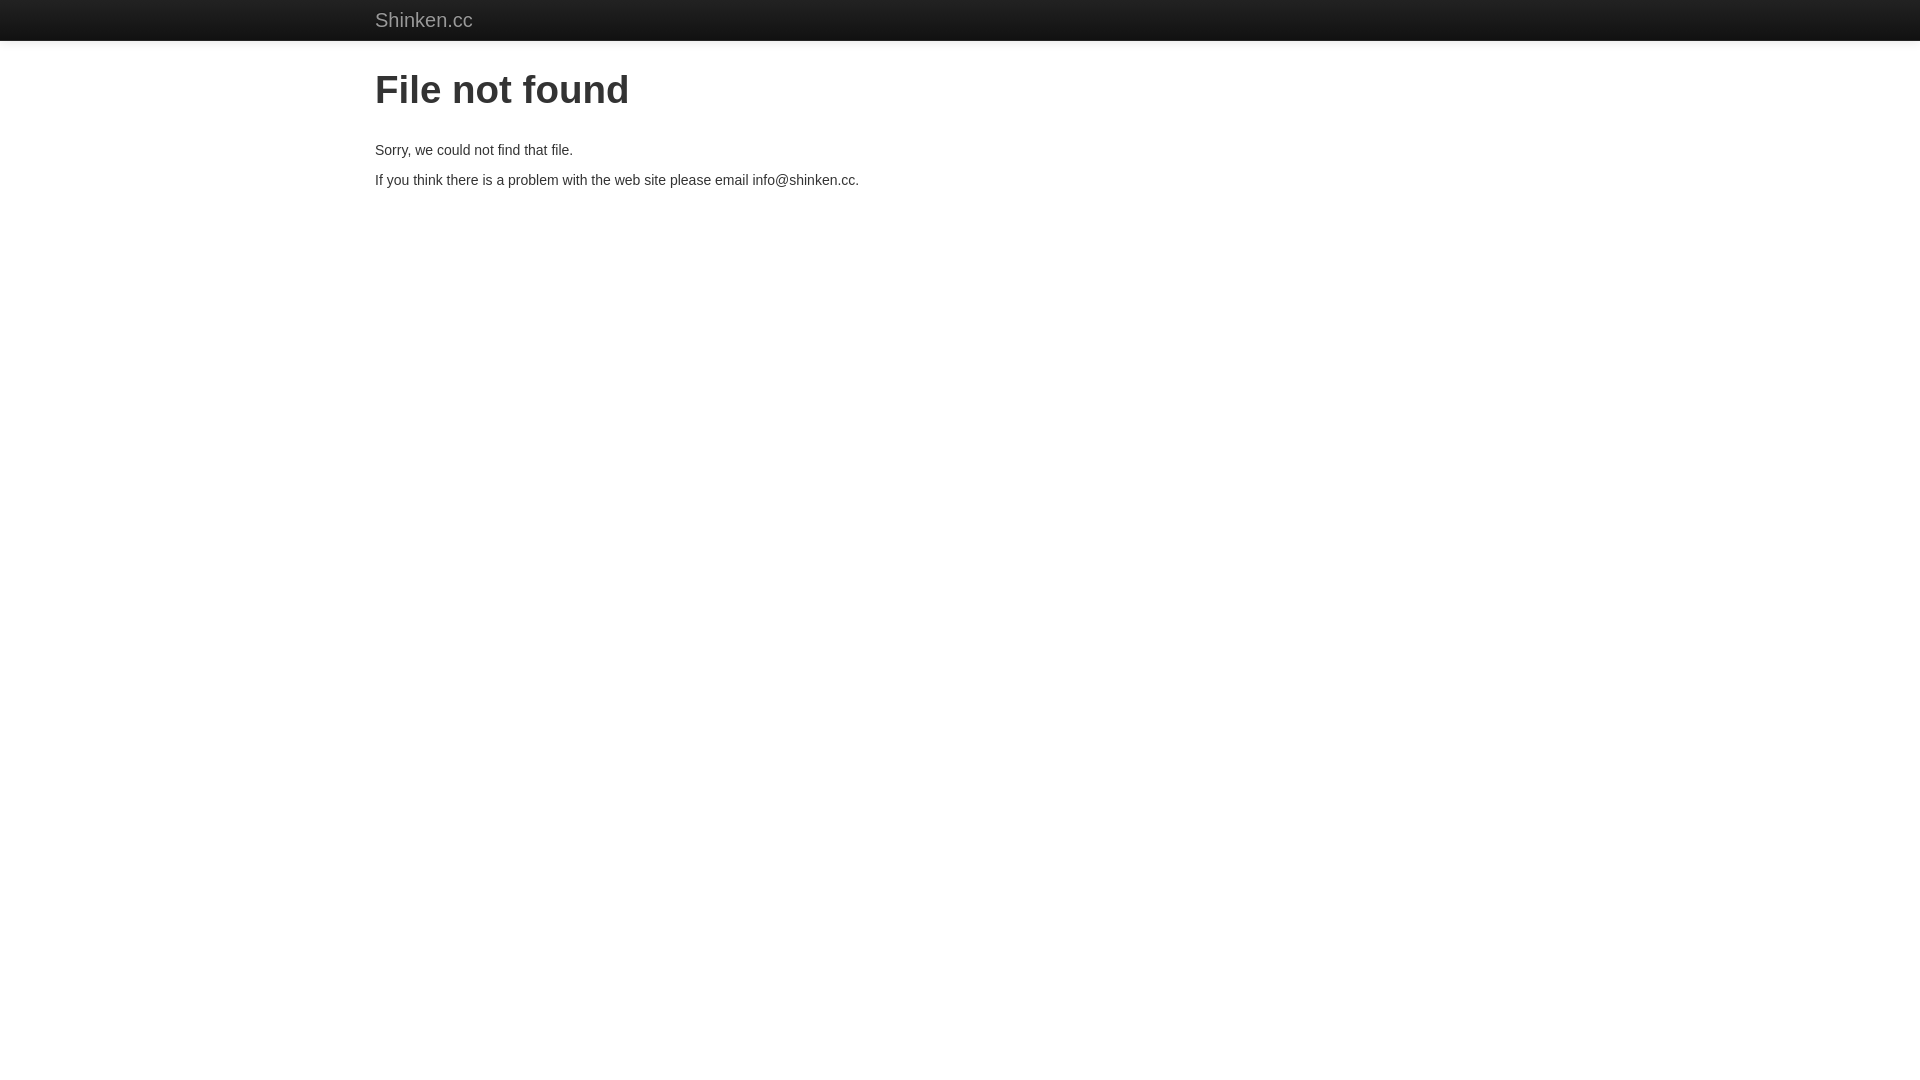 The image size is (1920, 1080). Describe the element at coordinates (422, 19) in the screenshot. I see `'Shinken.cc'` at that location.